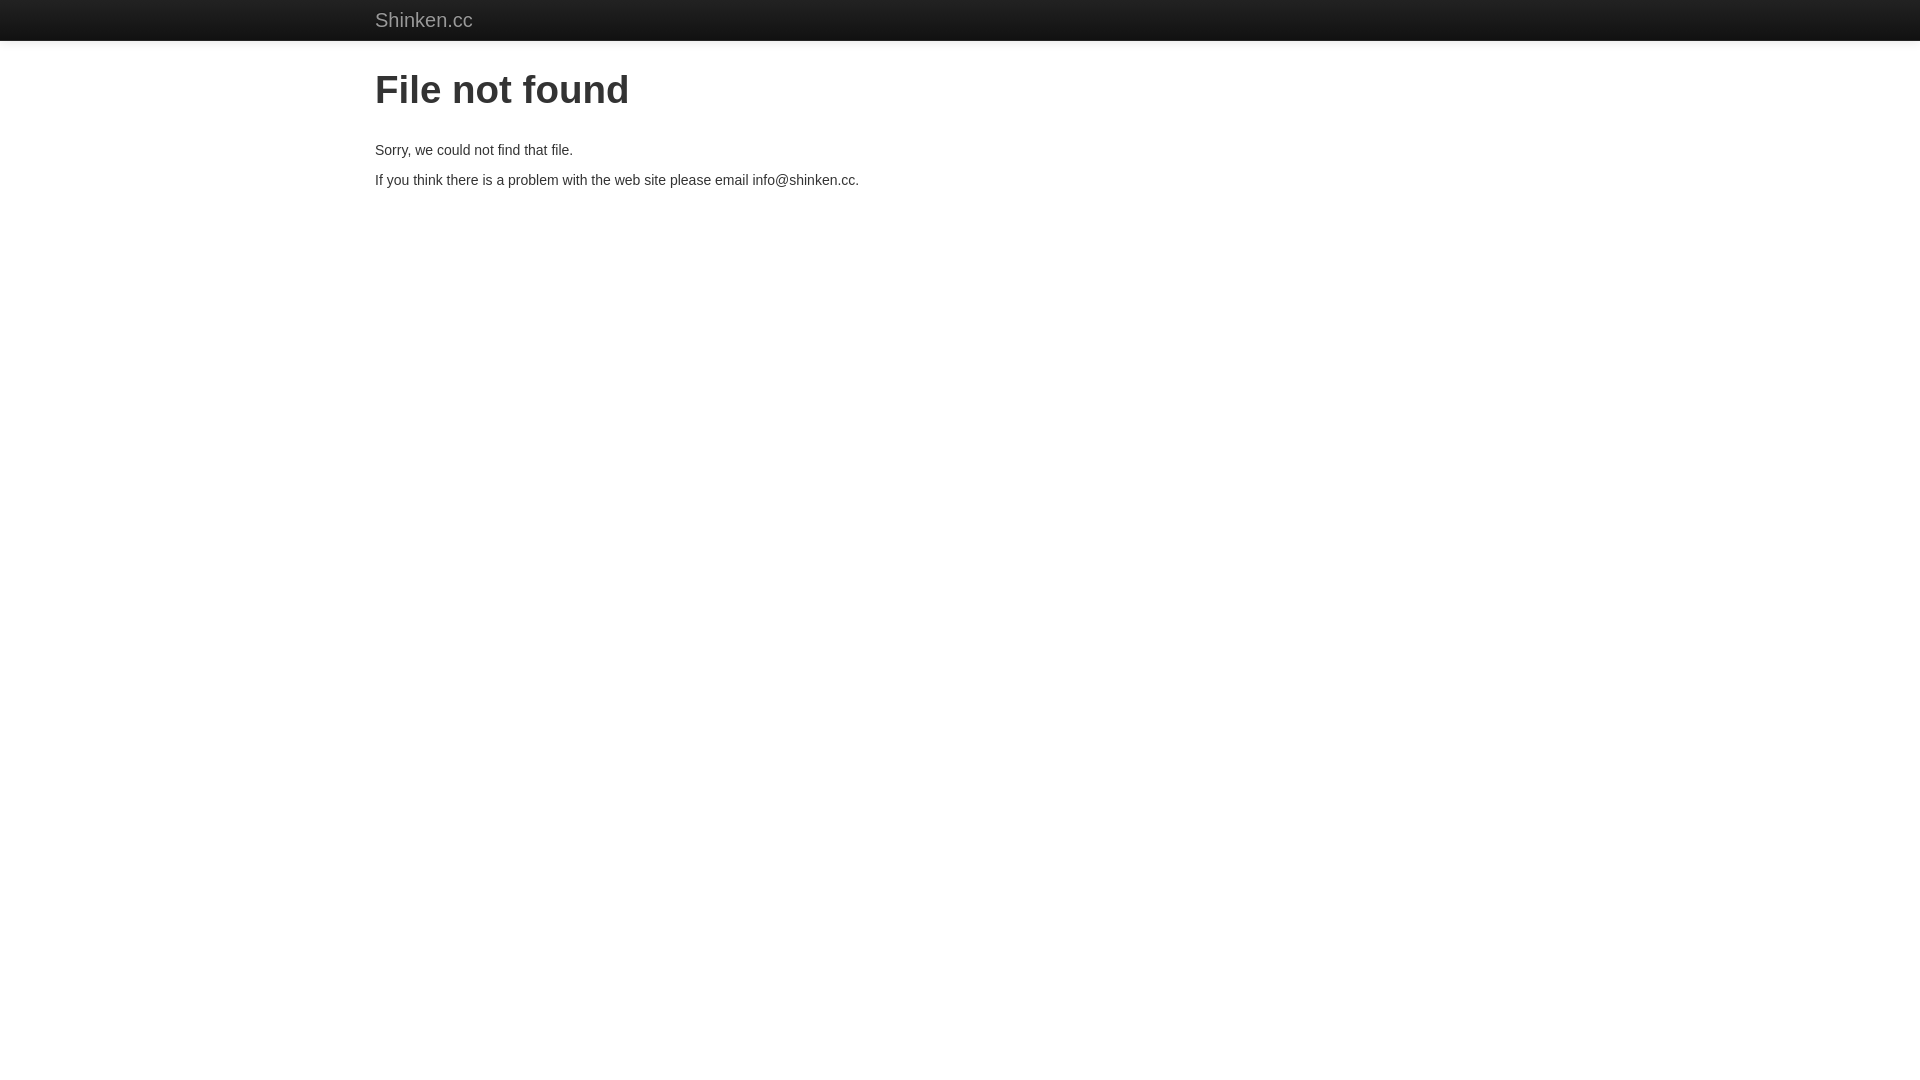 The image size is (1920, 1080). Describe the element at coordinates (422, 19) in the screenshot. I see `'Shinken.cc'` at that location.